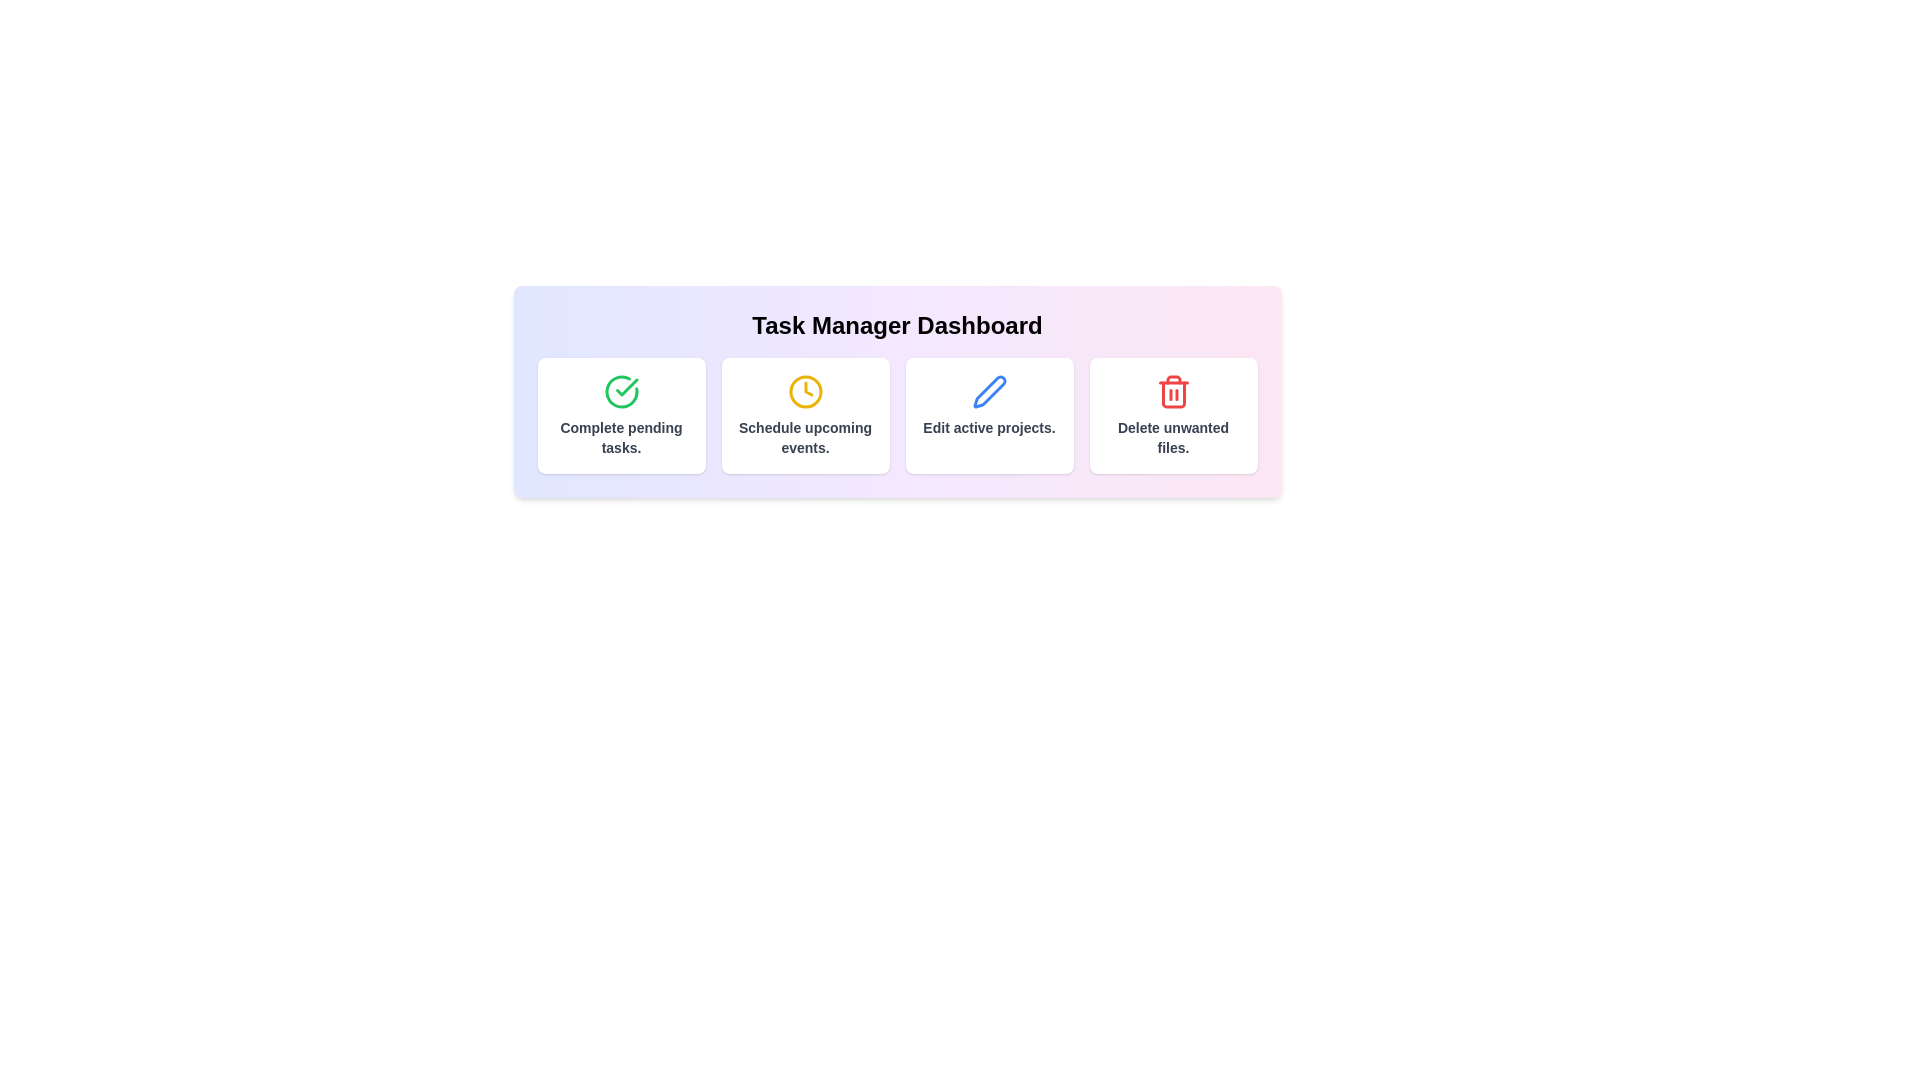 The width and height of the screenshot is (1920, 1080). Describe the element at coordinates (989, 392) in the screenshot. I see `the decorative pen-shaped icon with a blue border, which symbolizes editing tasks, located in the third column of the Task Manager Dashboard interface` at that location.